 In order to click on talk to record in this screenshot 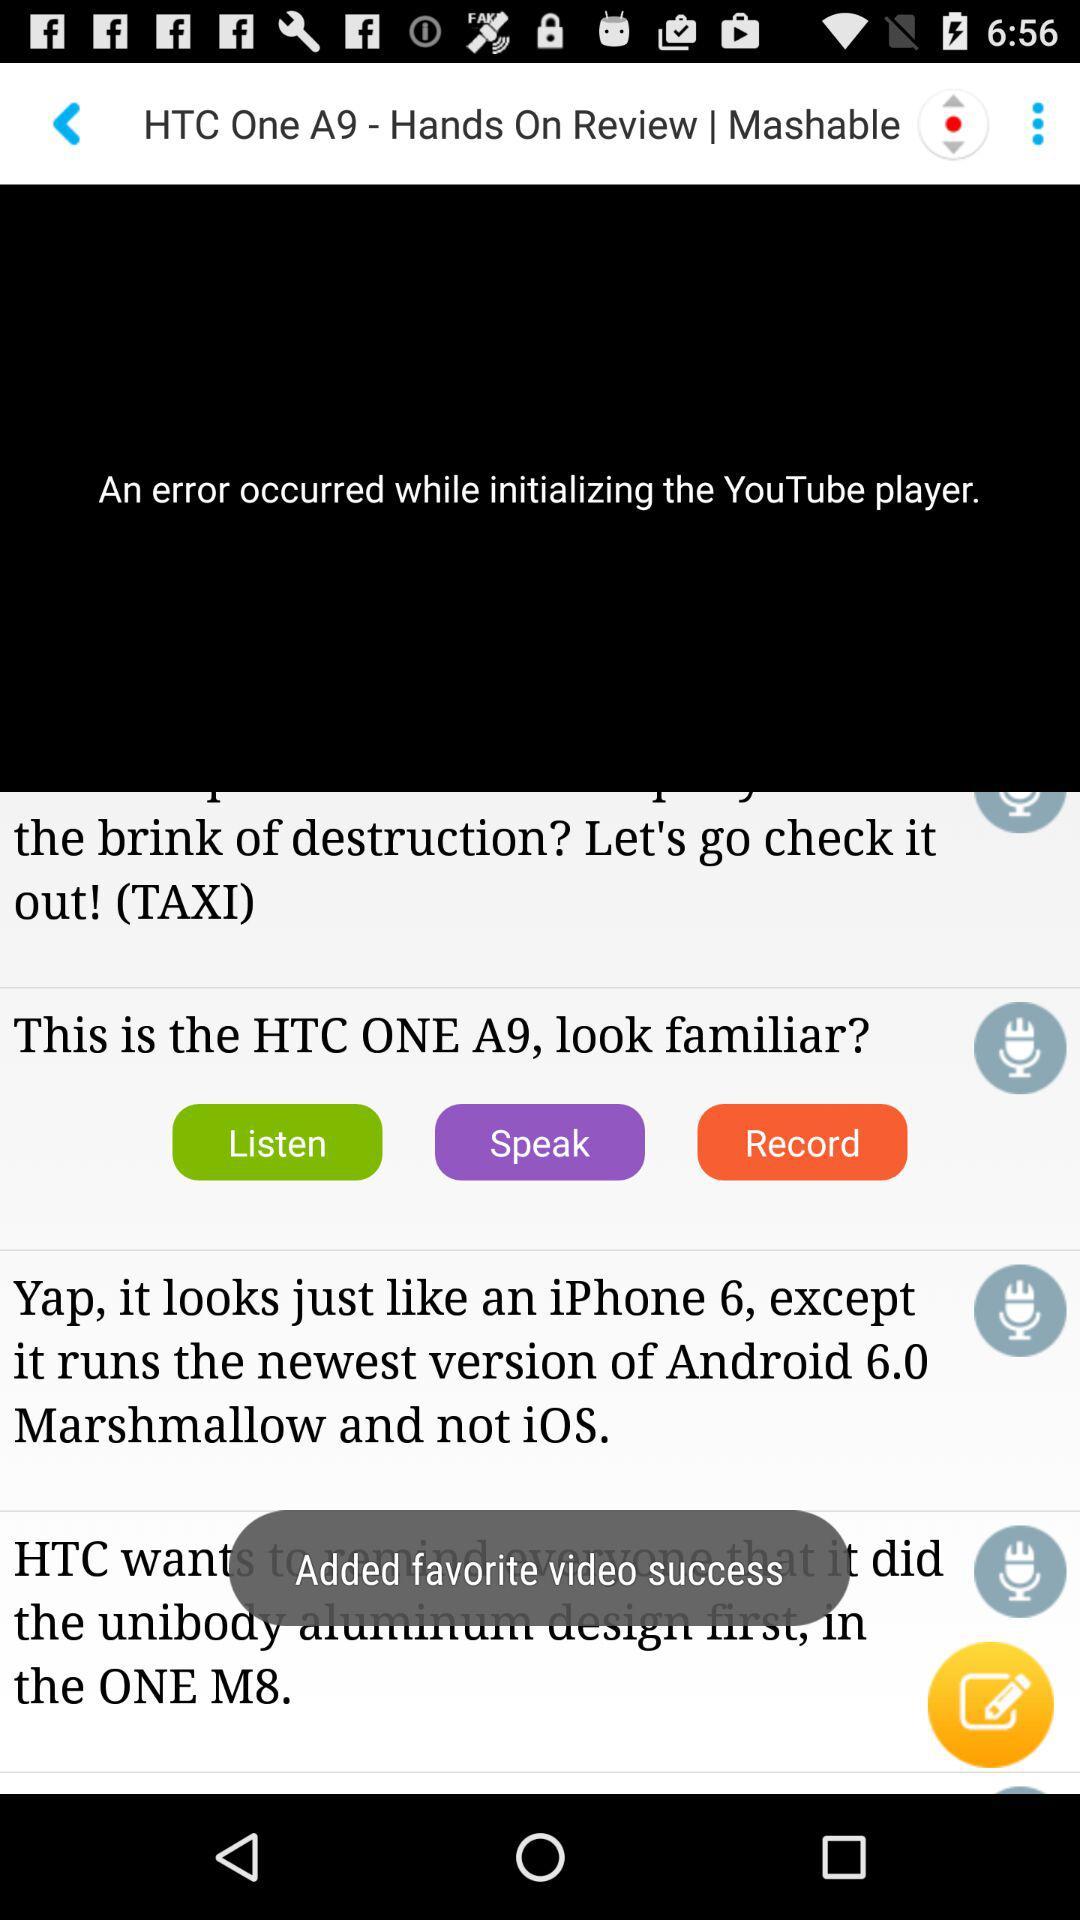, I will do `click(1020, 1310)`.